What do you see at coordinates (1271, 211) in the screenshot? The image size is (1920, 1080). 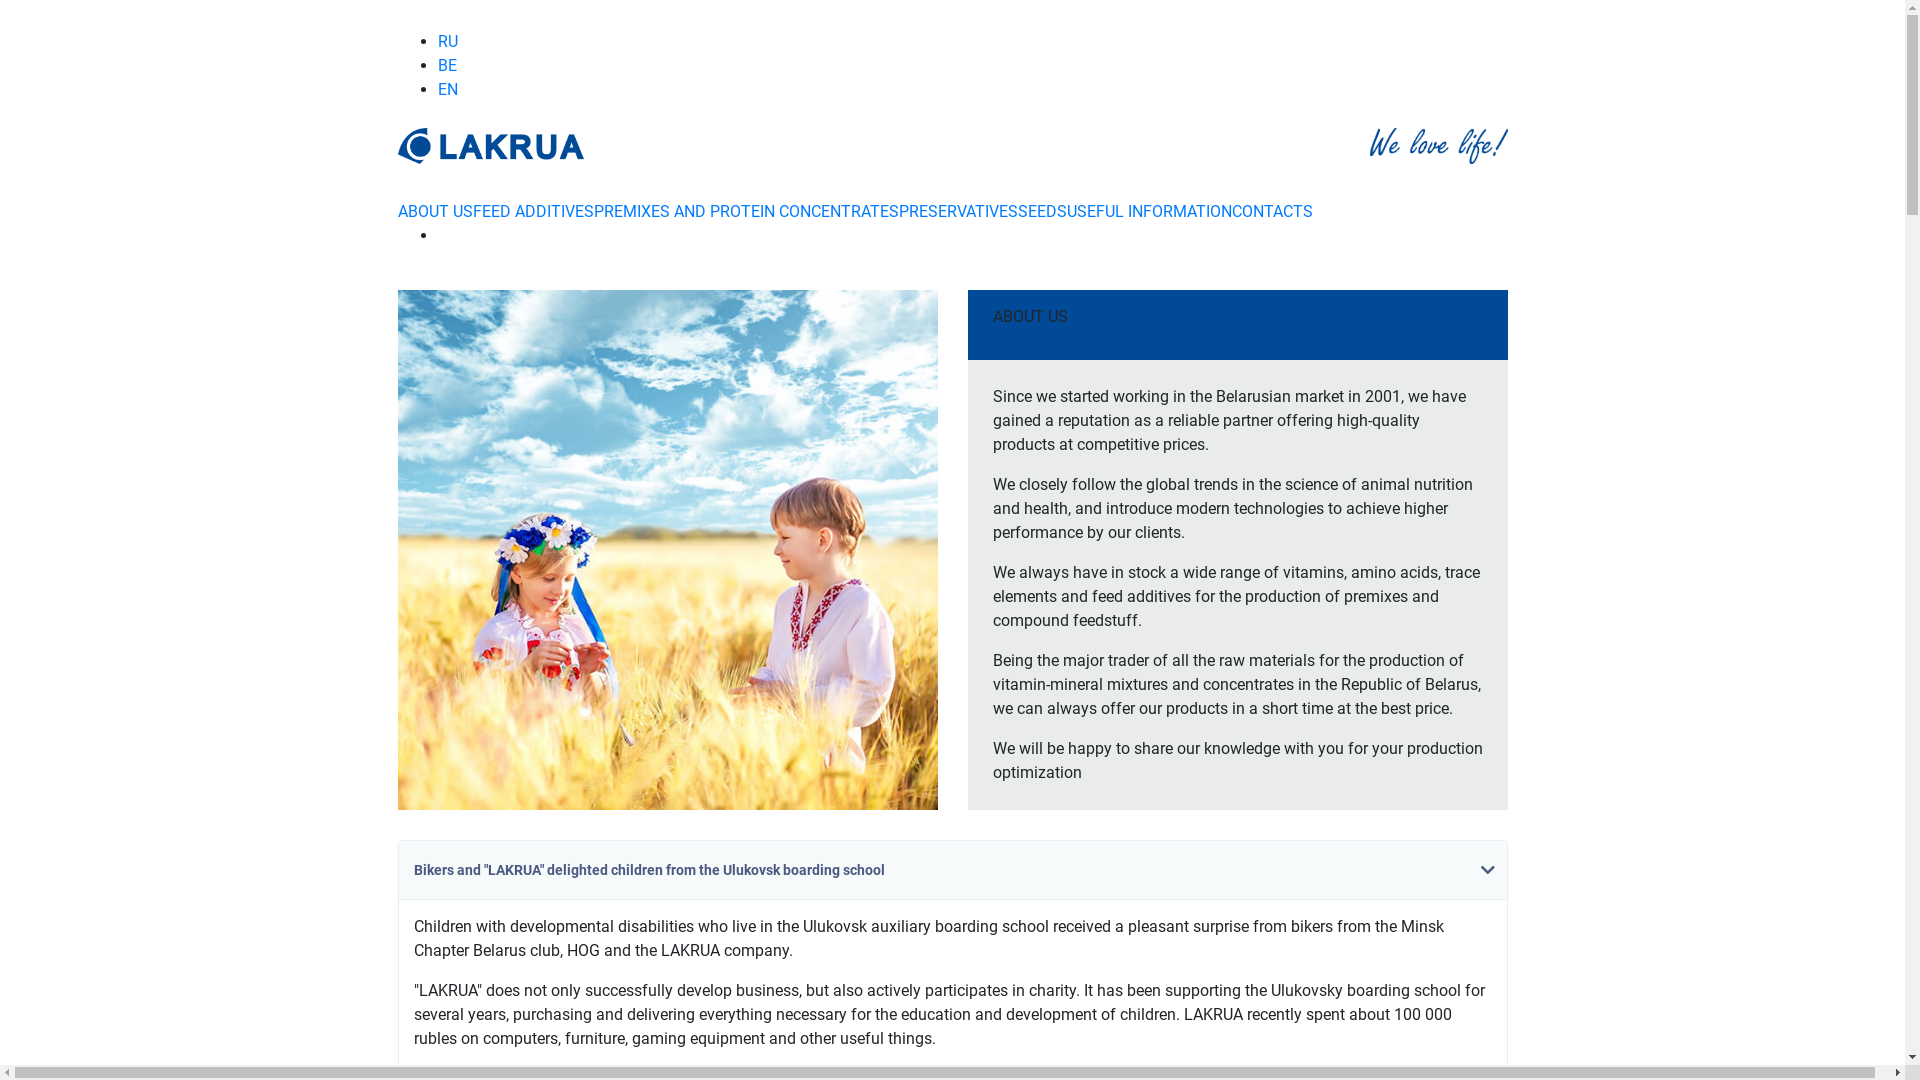 I see `'CONTACTS'` at bounding box center [1271, 211].